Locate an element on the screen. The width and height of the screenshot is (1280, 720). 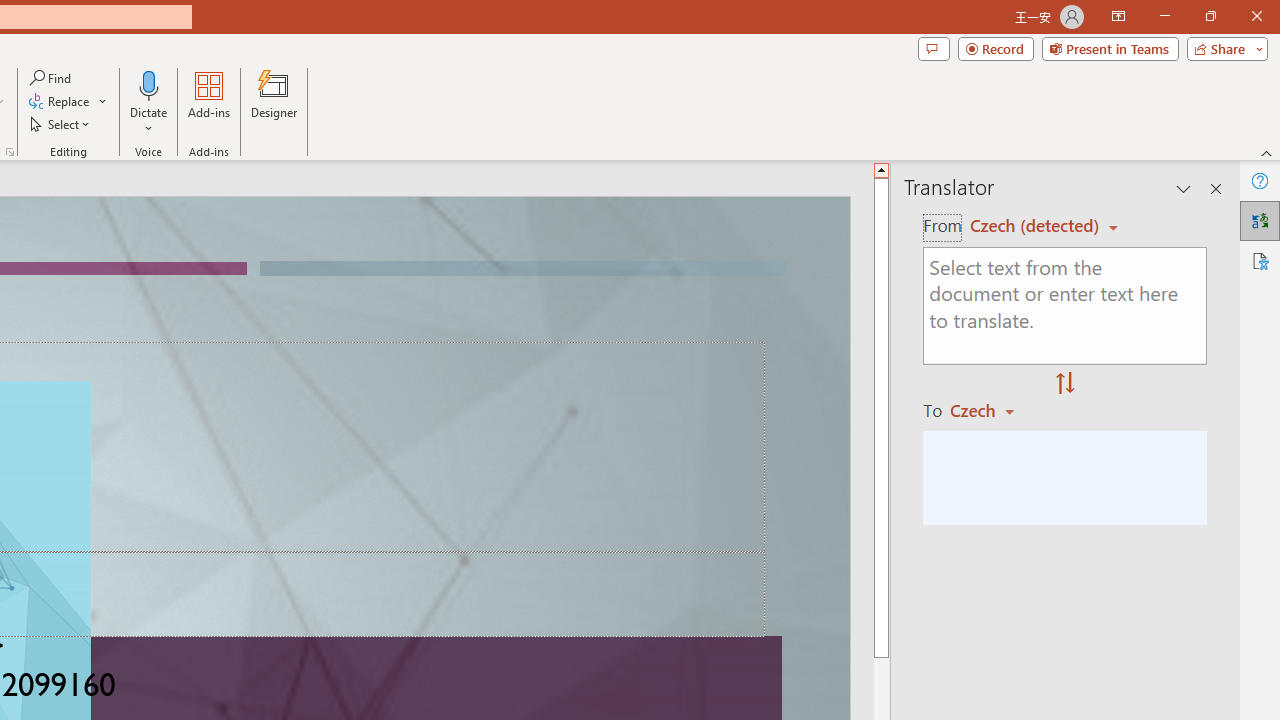
'Czech (detected)' is located at coordinates (1037, 225).